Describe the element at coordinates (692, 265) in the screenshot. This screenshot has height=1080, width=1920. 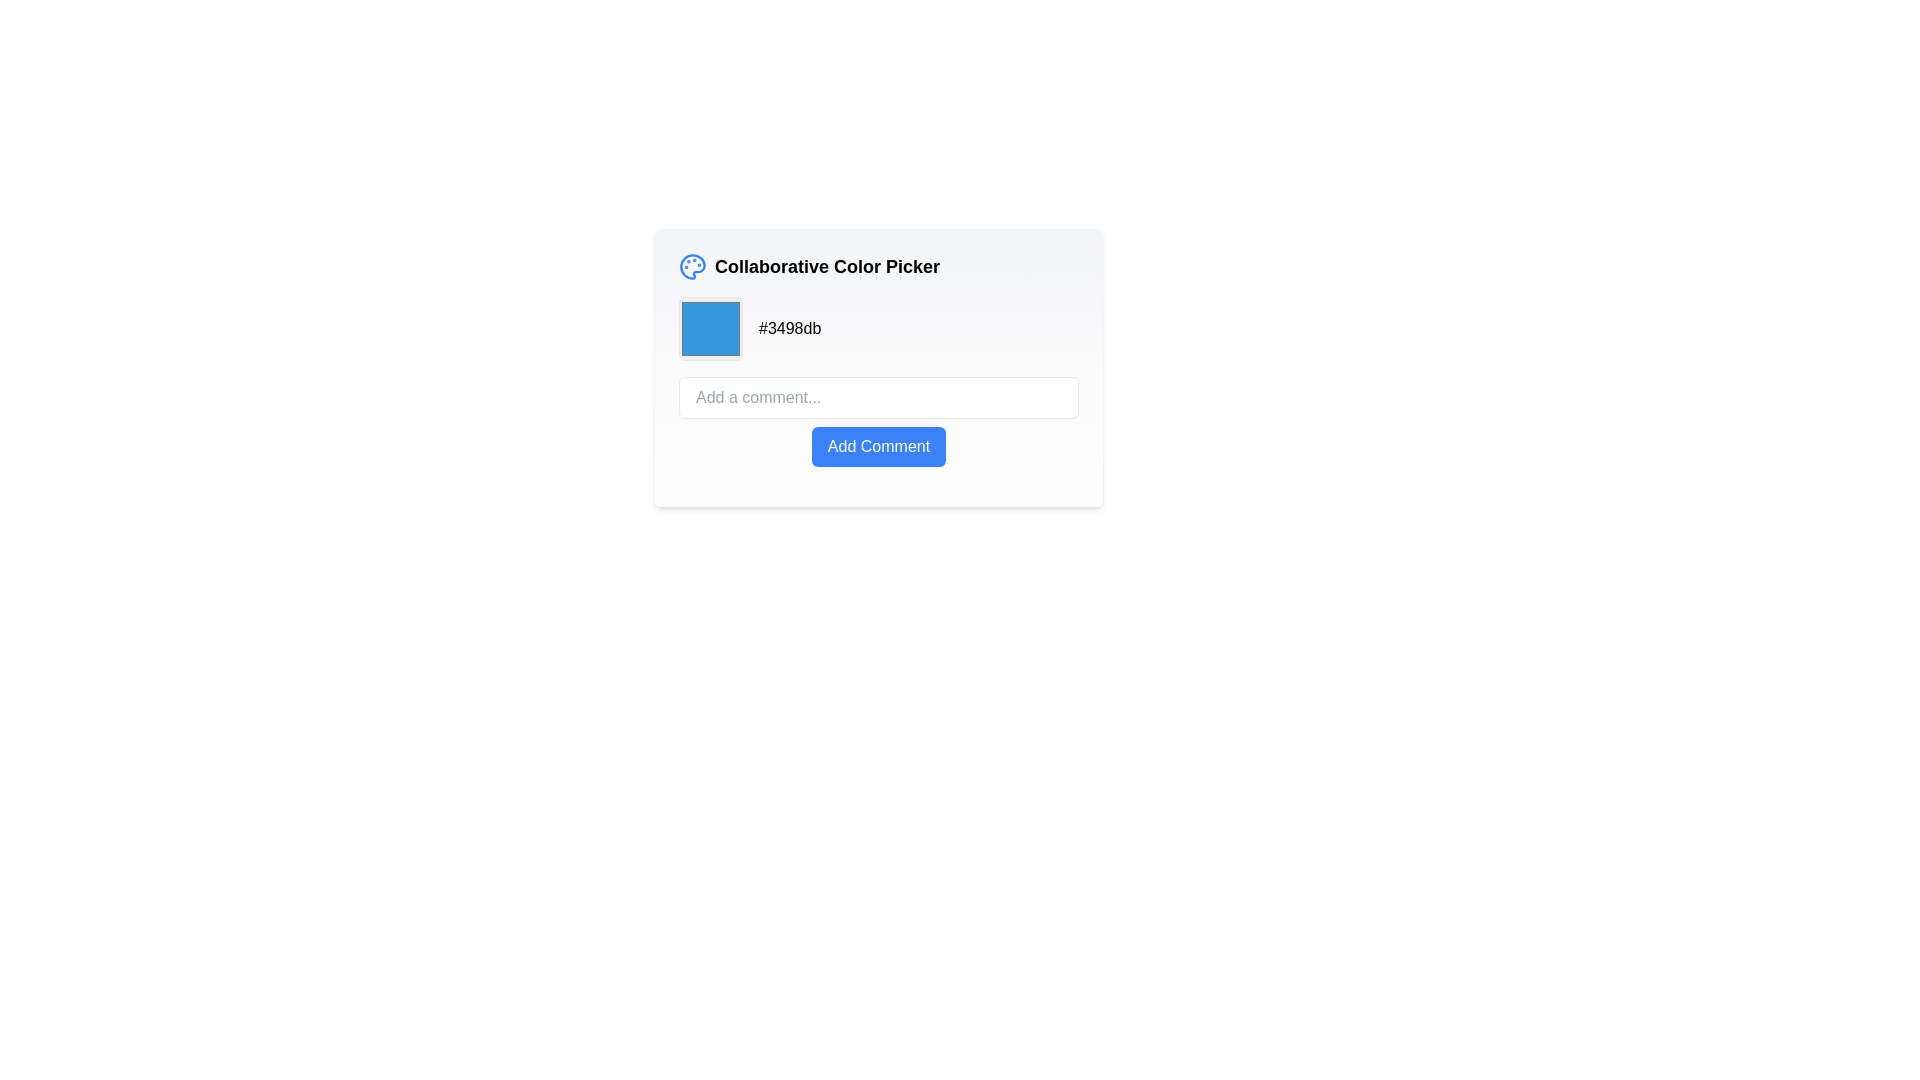
I see `the decorative vector graphic component that is part of the palette icon in the top-left corner of the interface` at that location.